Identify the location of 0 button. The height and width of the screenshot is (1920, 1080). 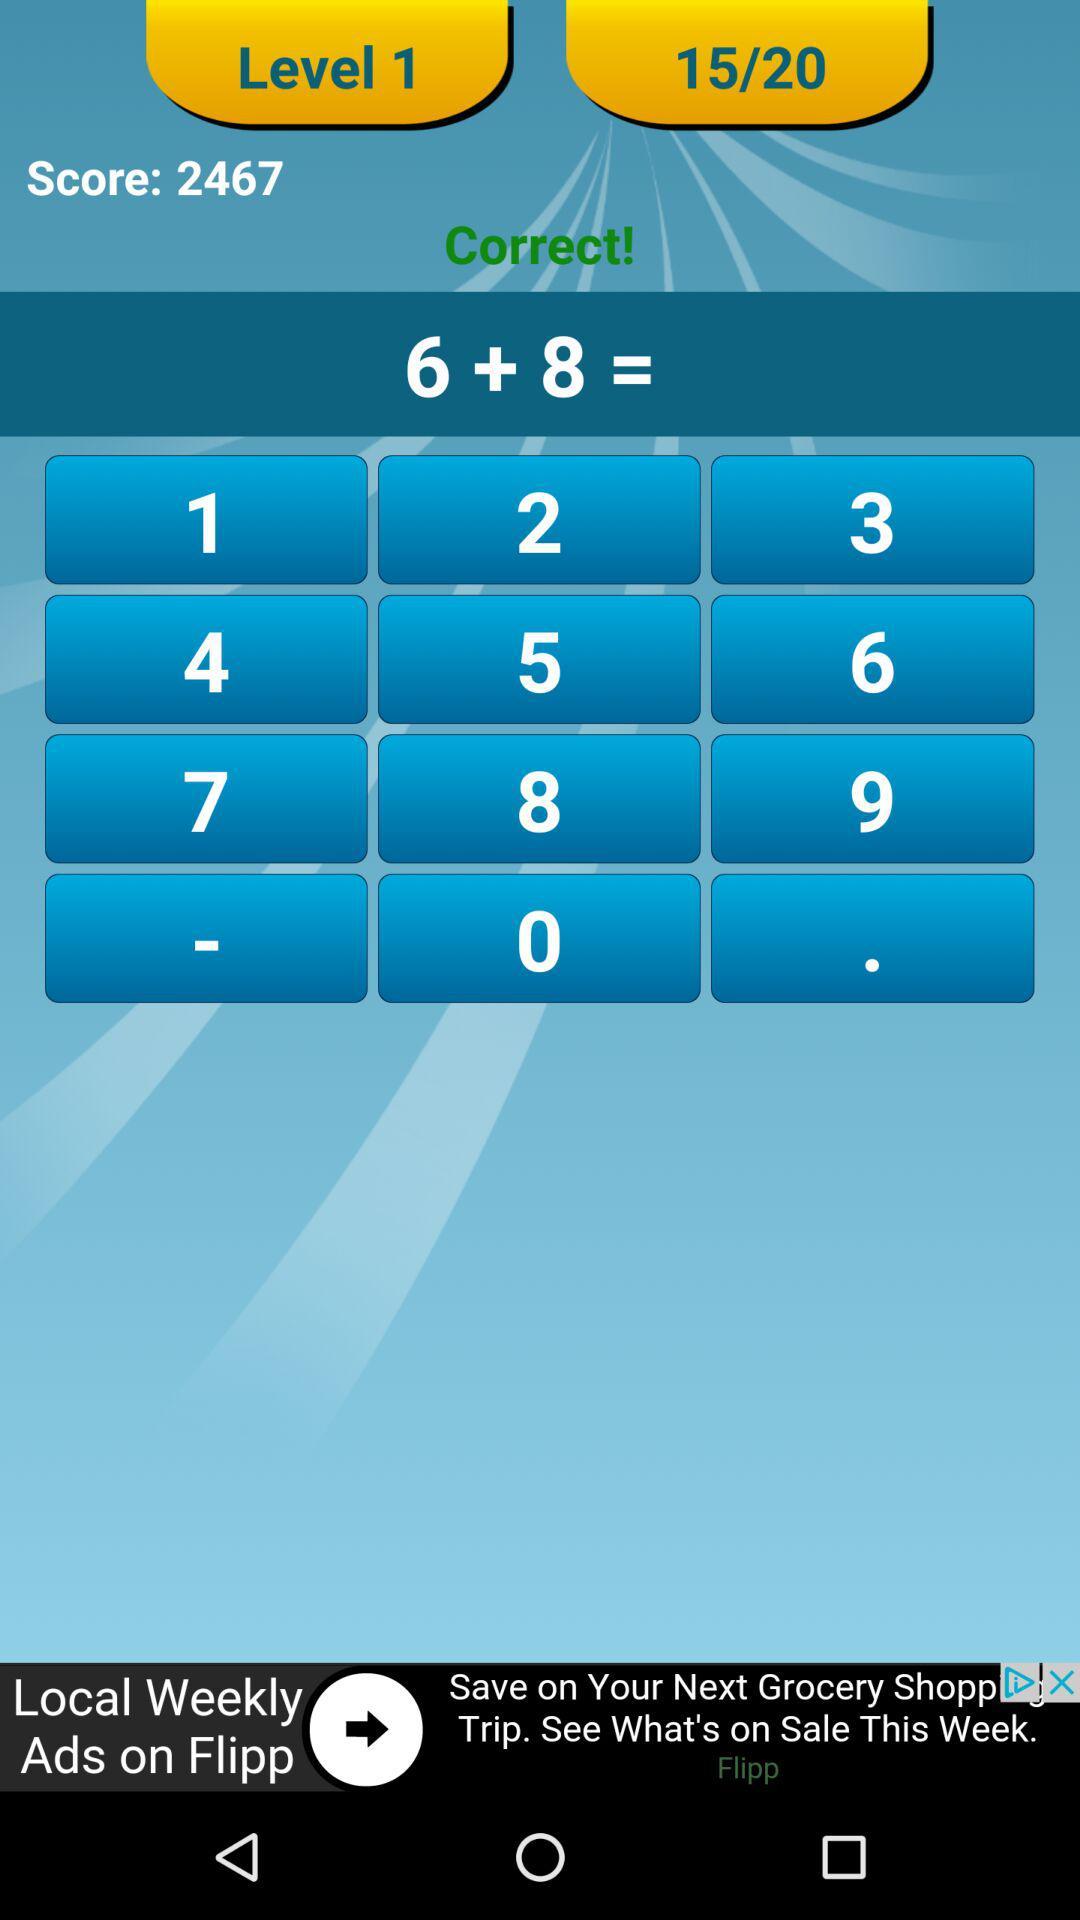
(538, 937).